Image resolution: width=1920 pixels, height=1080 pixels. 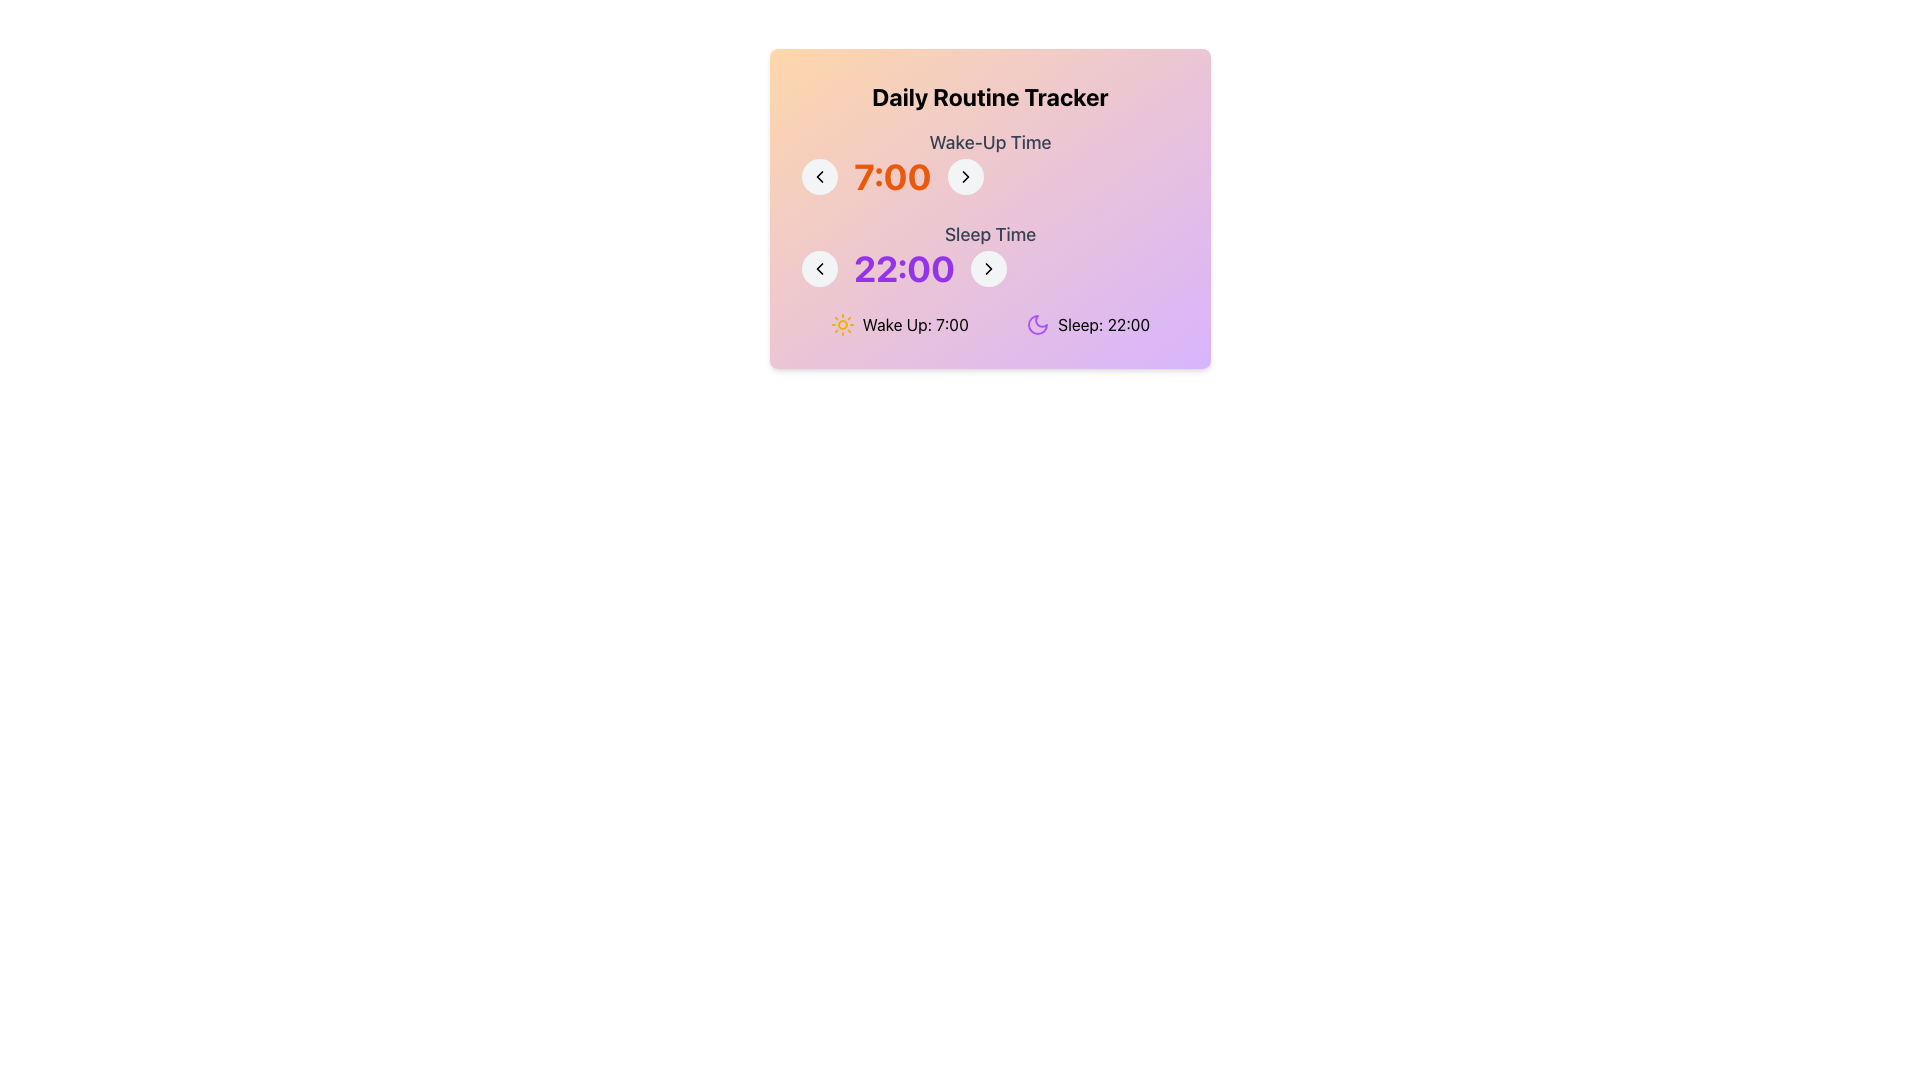 What do you see at coordinates (820, 176) in the screenshot?
I see `the button that decreases the wake-up time, located to the left of the '7:00' text, to observe any hover effects` at bounding box center [820, 176].